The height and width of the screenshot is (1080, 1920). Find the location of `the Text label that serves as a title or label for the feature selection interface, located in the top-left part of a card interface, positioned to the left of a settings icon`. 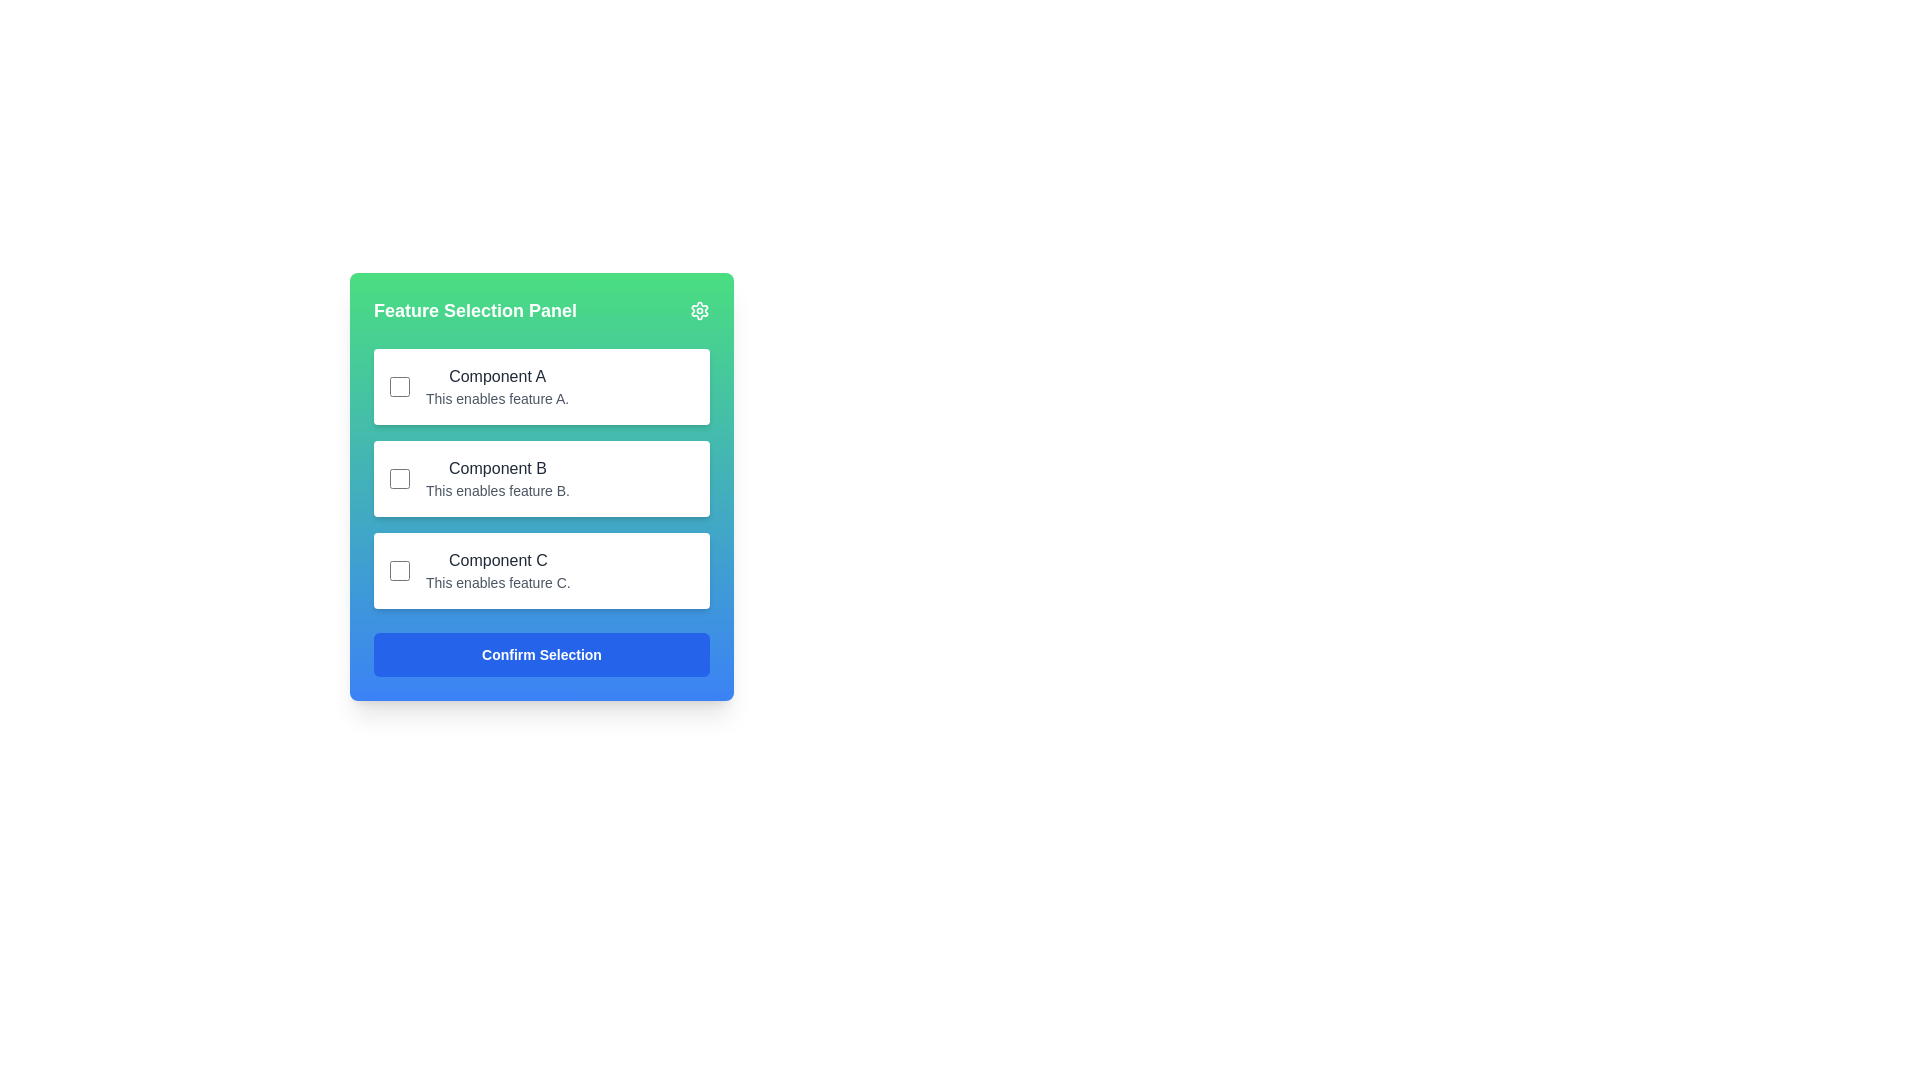

the Text label that serves as a title or label for the feature selection interface, located in the top-left part of a card interface, positioned to the left of a settings icon is located at coordinates (474, 311).